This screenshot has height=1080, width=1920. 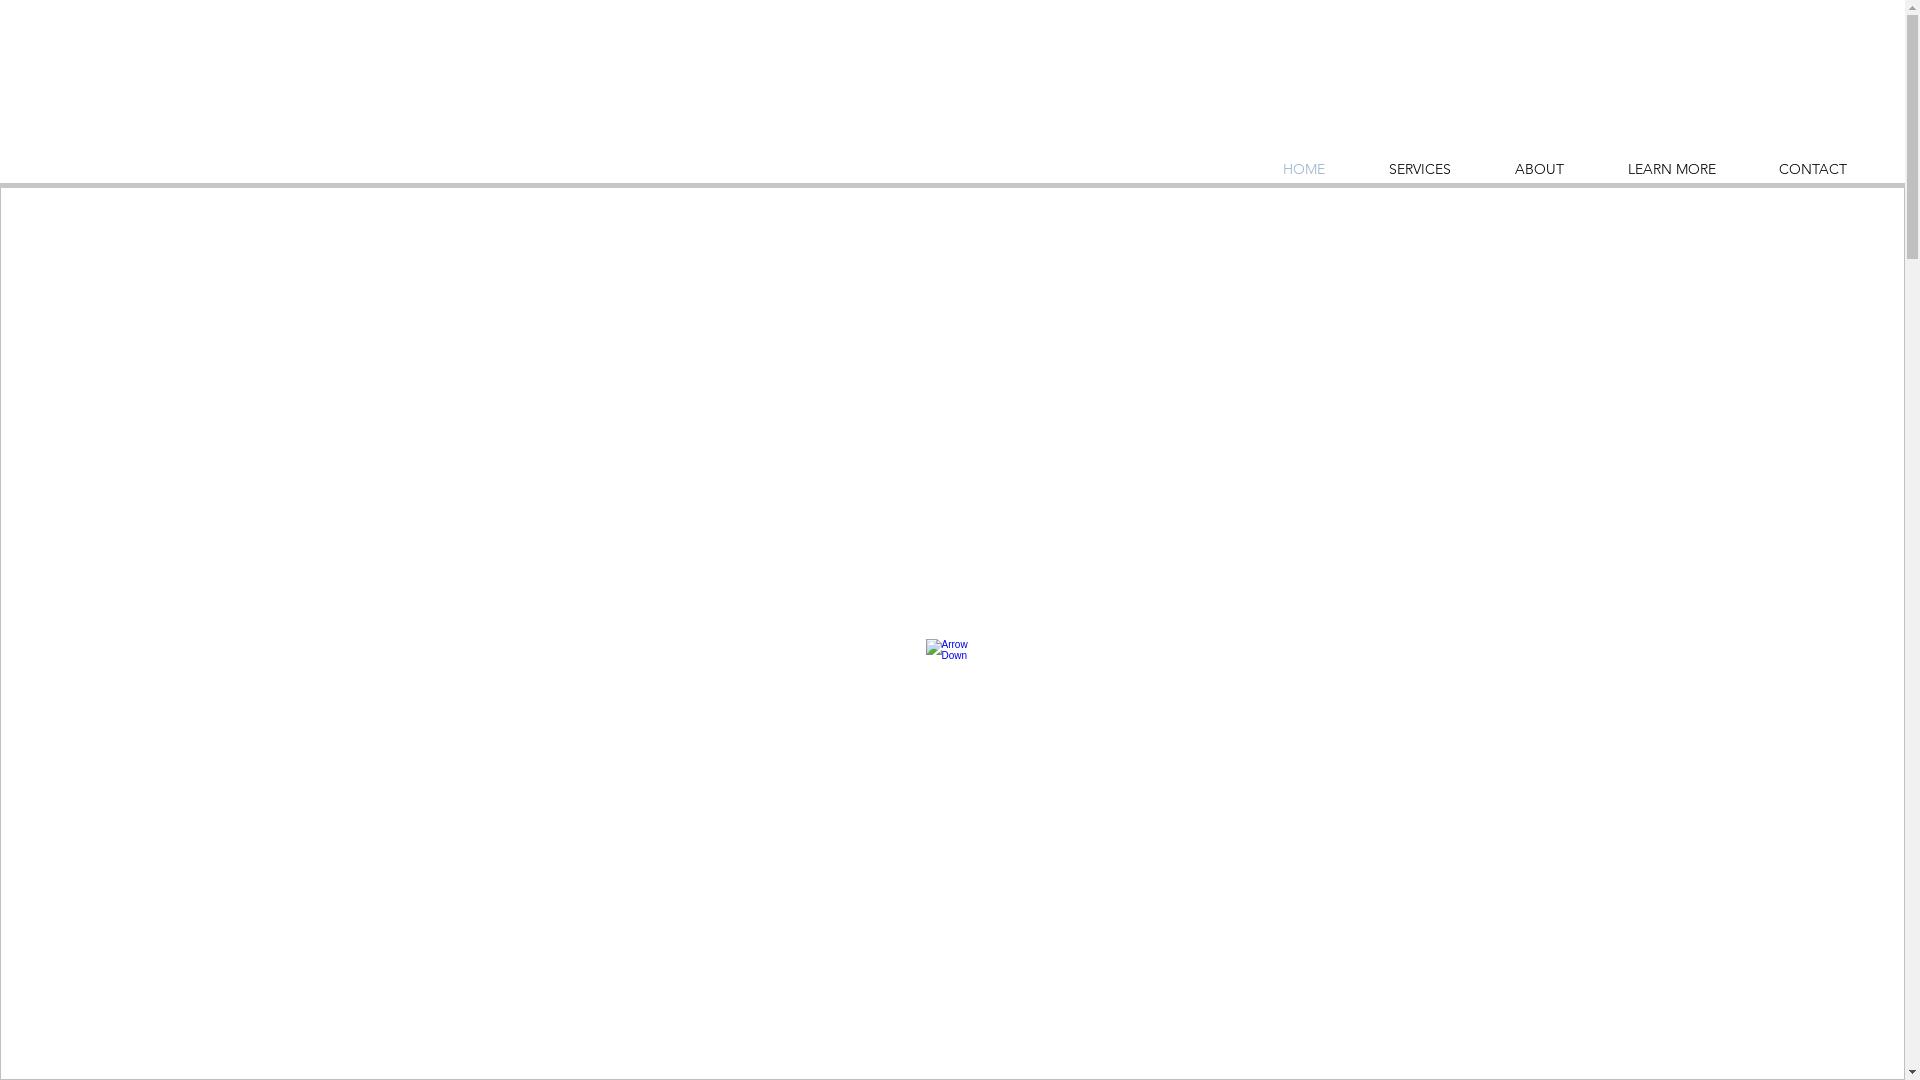 I want to click on 'HOME', so click(x=1304, y=168).